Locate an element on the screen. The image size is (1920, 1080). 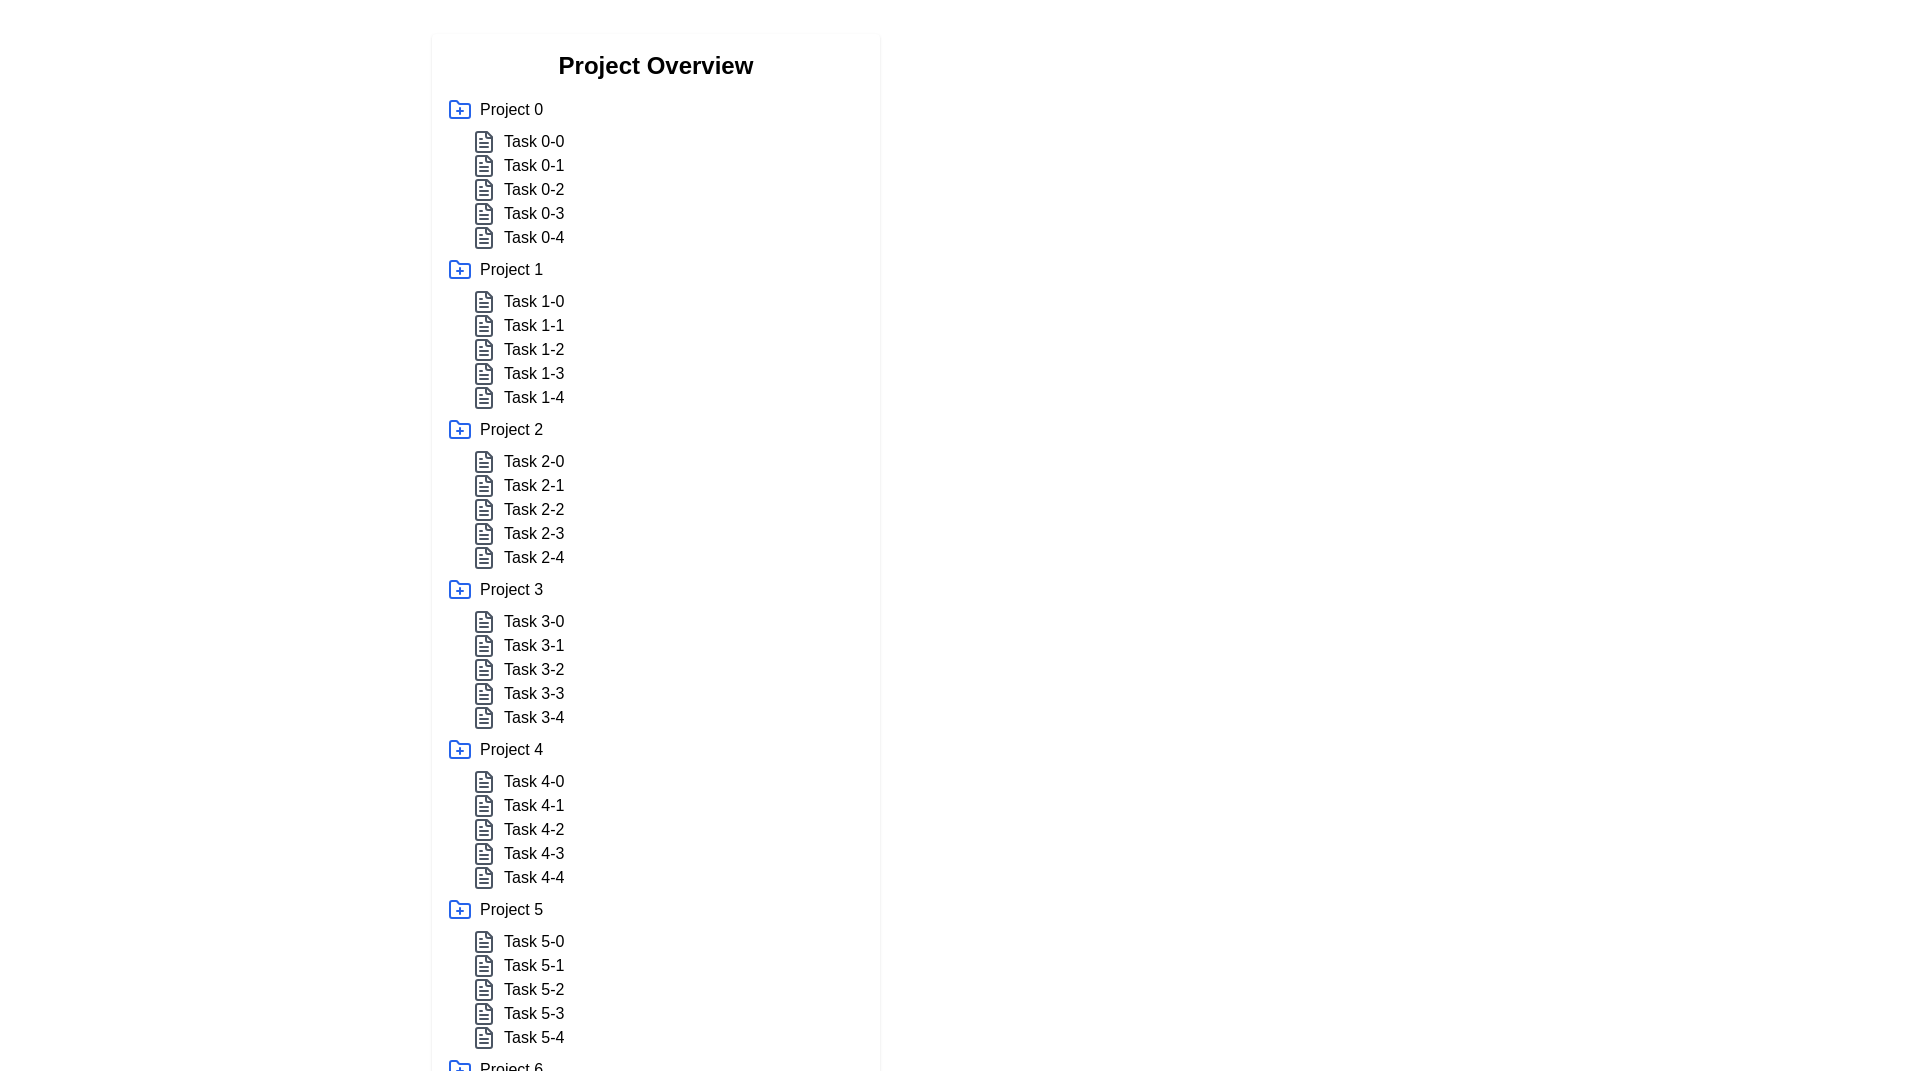
the graphical icon representing the file or document is located at coordinates (484, 189).